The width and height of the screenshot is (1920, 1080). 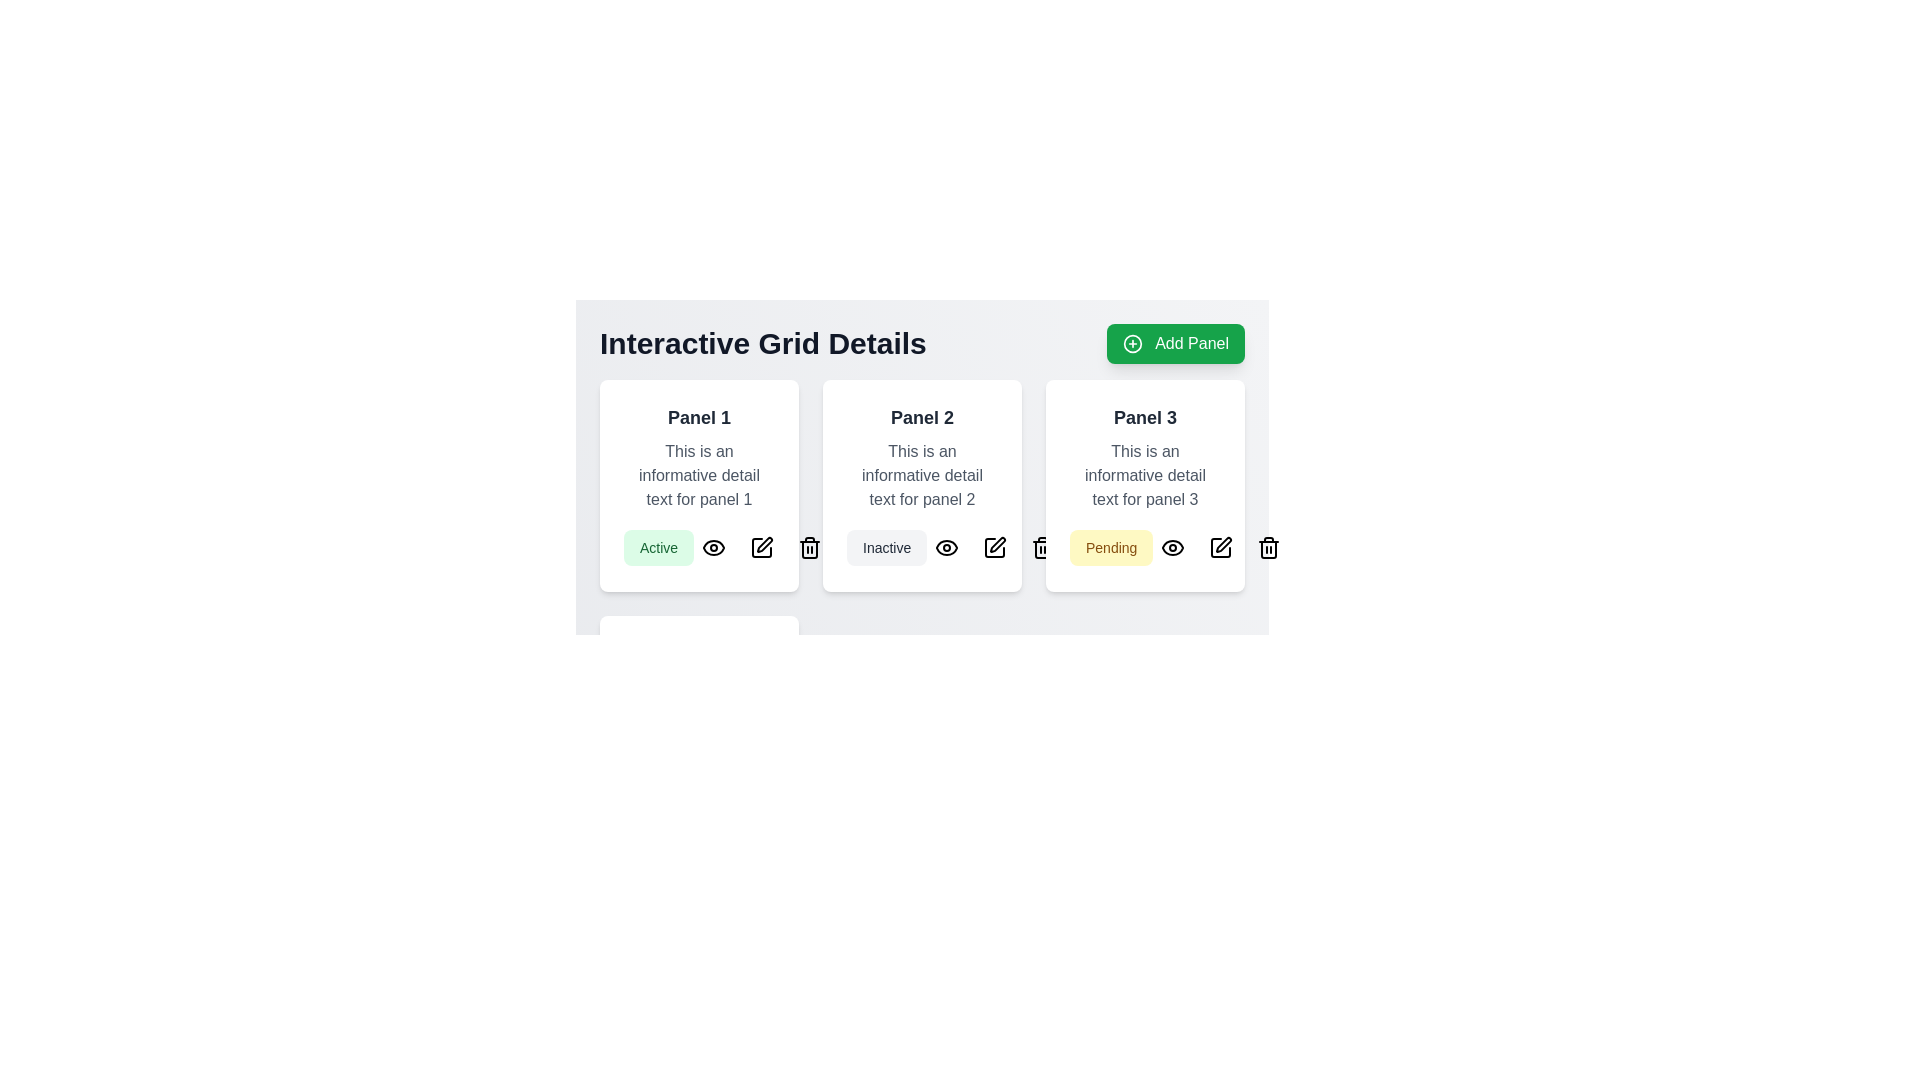 What do you see at coordinates (921, 416) in the screenshot?
I see `text of the title label located at the top of the middle panel of the interface, which identifies the corresponding section or unit` at bounding box center [921, 416].